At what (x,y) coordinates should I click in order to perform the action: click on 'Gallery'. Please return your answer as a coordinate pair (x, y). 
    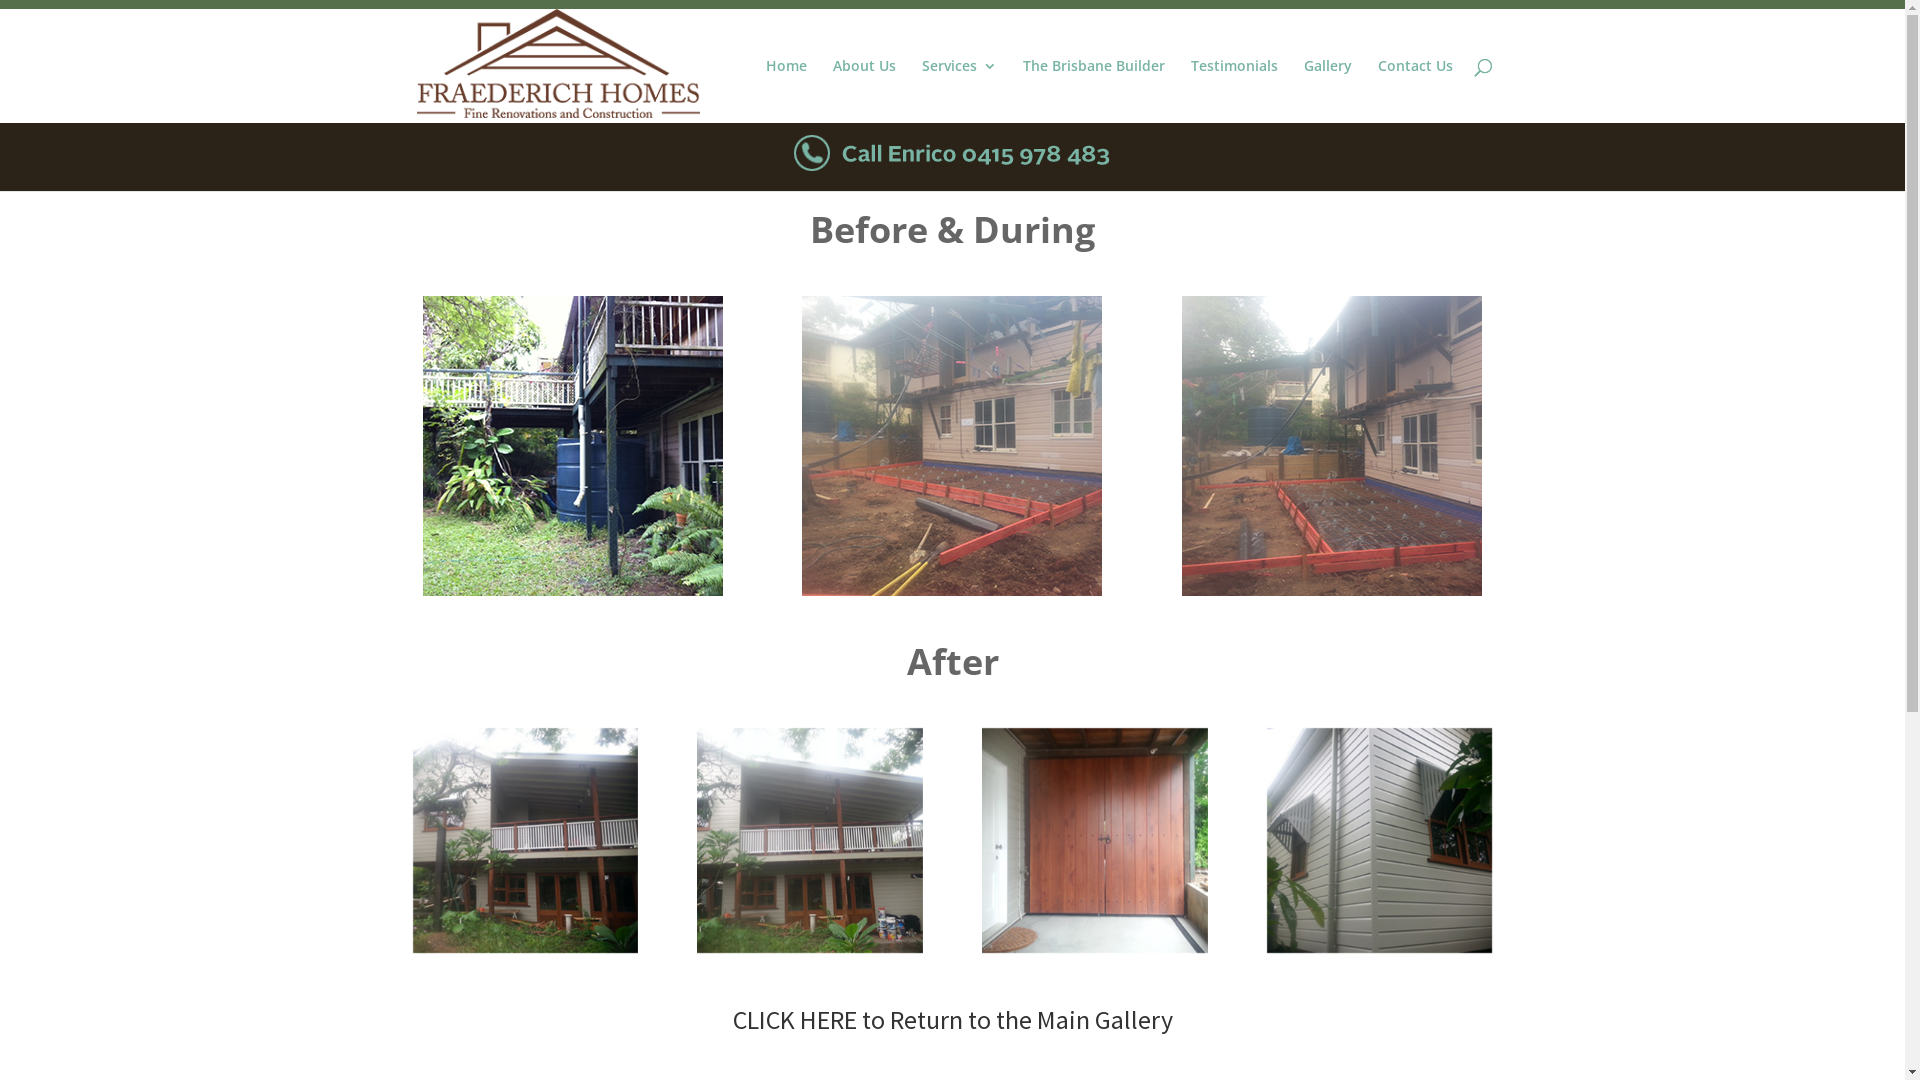
    Looking at the image, I should click on (1328, 91).